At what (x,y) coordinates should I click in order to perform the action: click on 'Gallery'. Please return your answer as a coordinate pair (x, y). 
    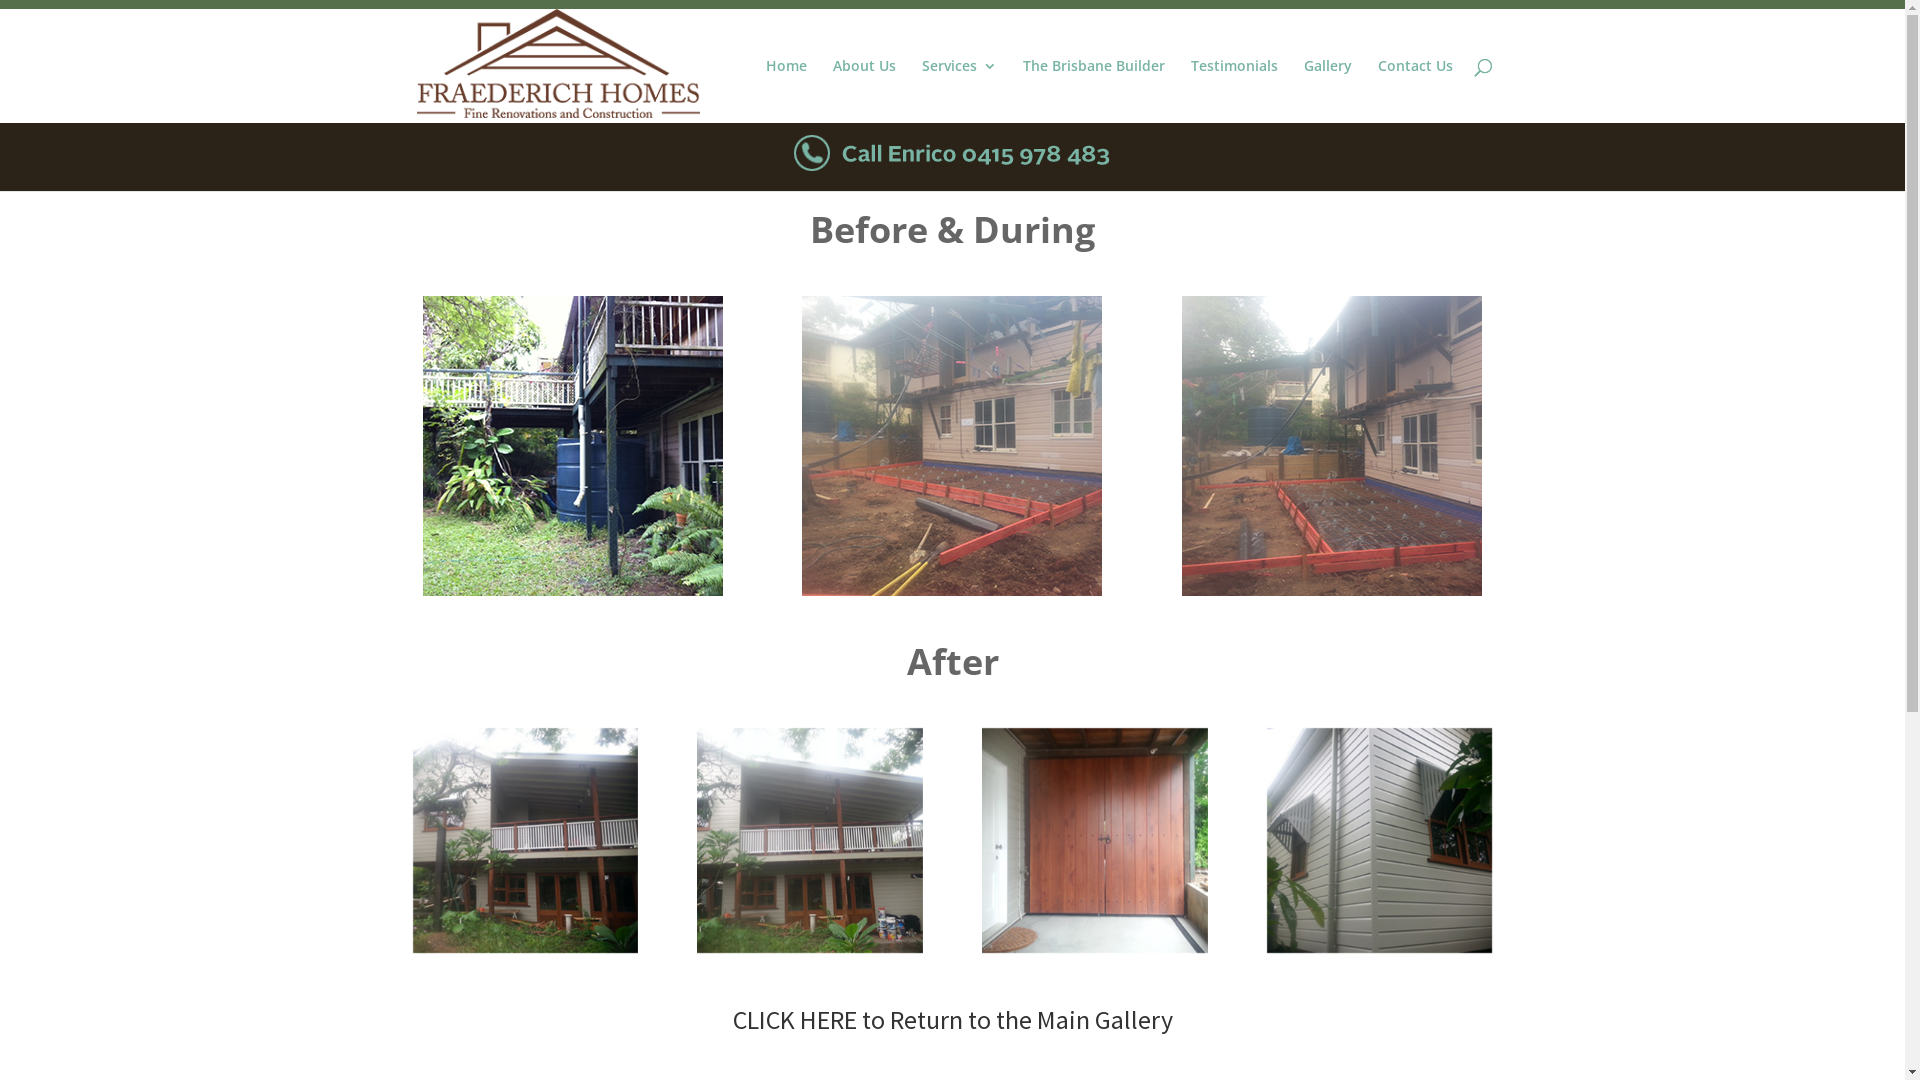
    Looking at the image, I should click on (1328, 91).